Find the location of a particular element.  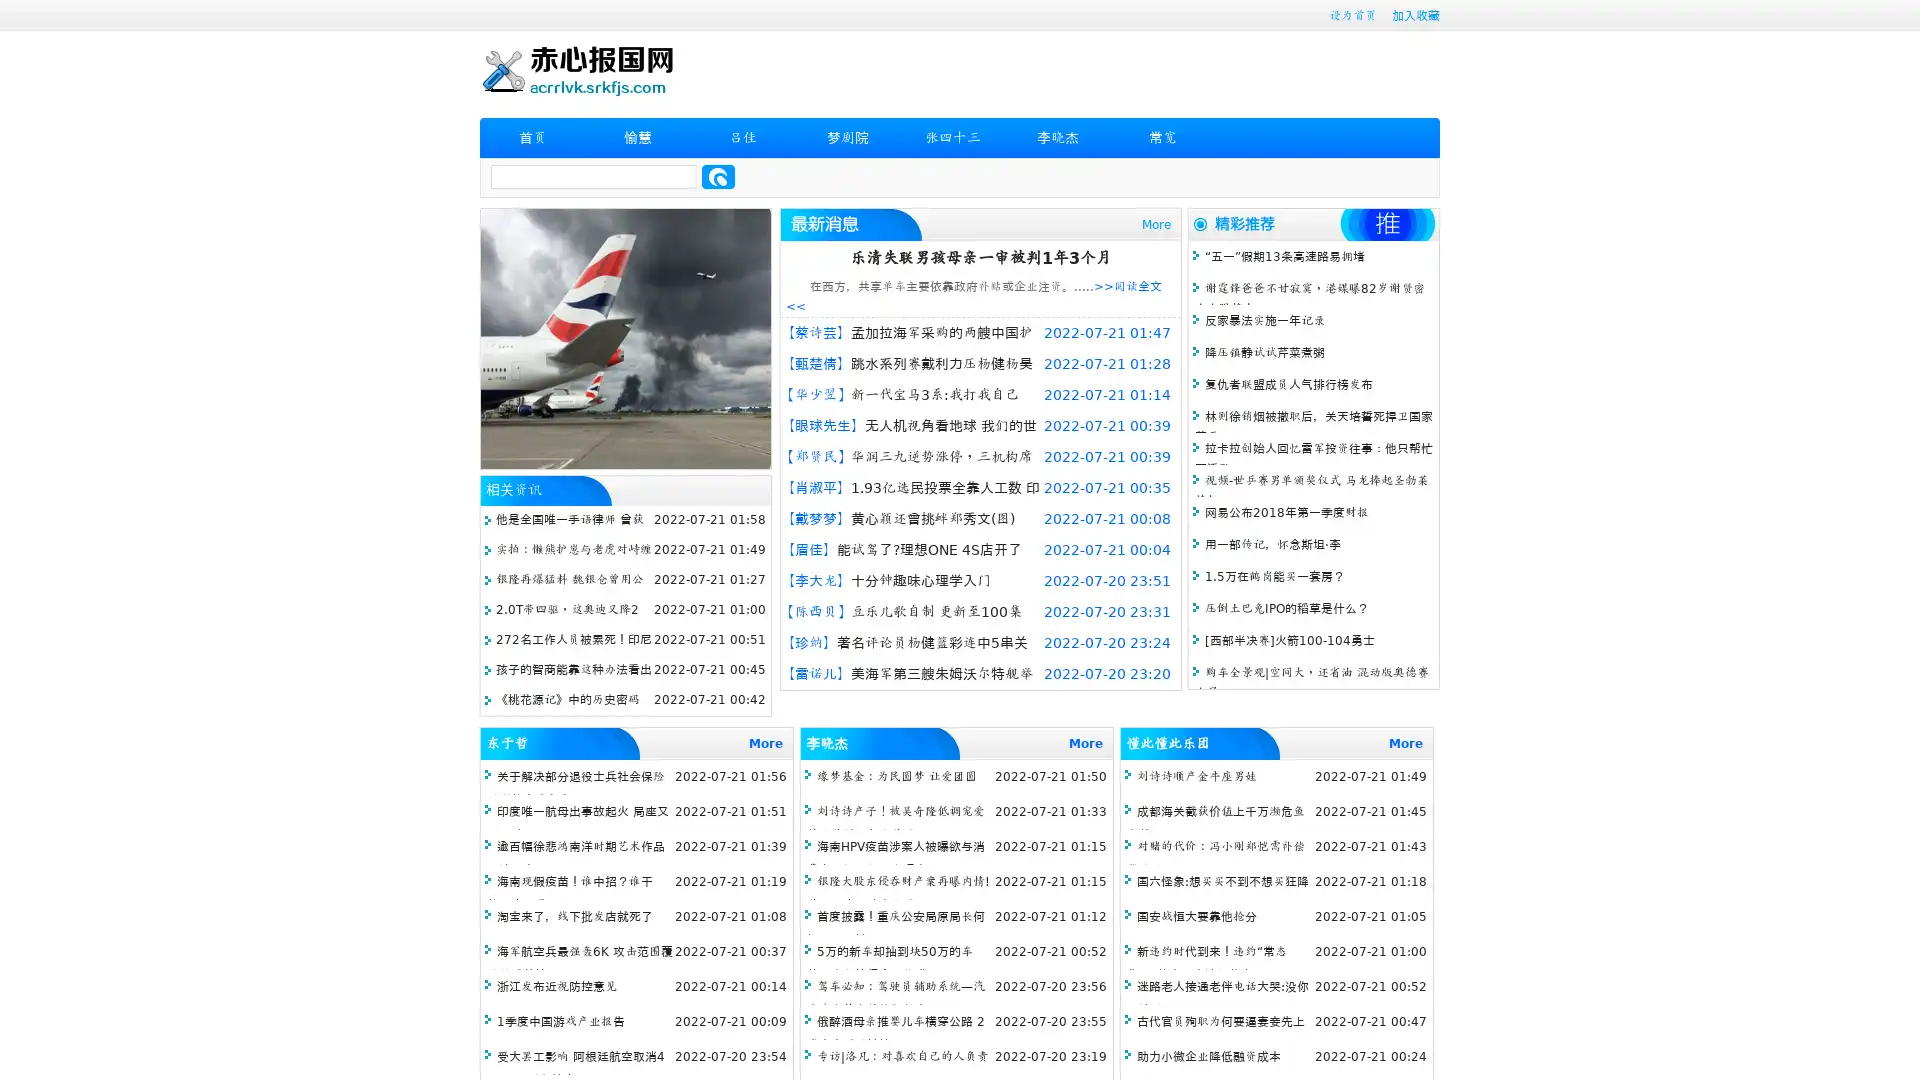

Search is located at coordinates (718, 176).